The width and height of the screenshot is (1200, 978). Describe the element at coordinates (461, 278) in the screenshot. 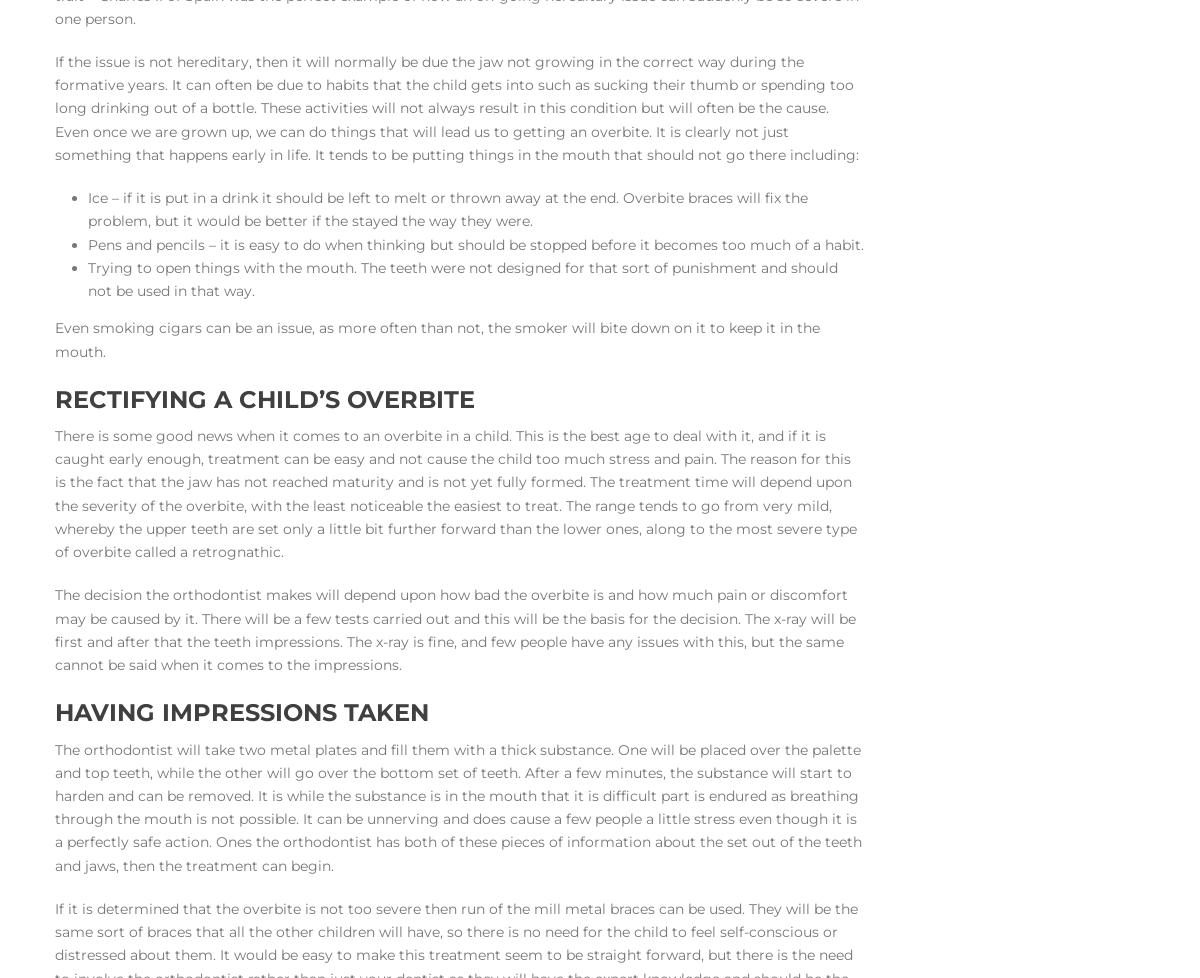

I see `'Trying to open things with the mouth. The teeth were not designed for that sort of punishment and should not be used in that way.'` at that location.